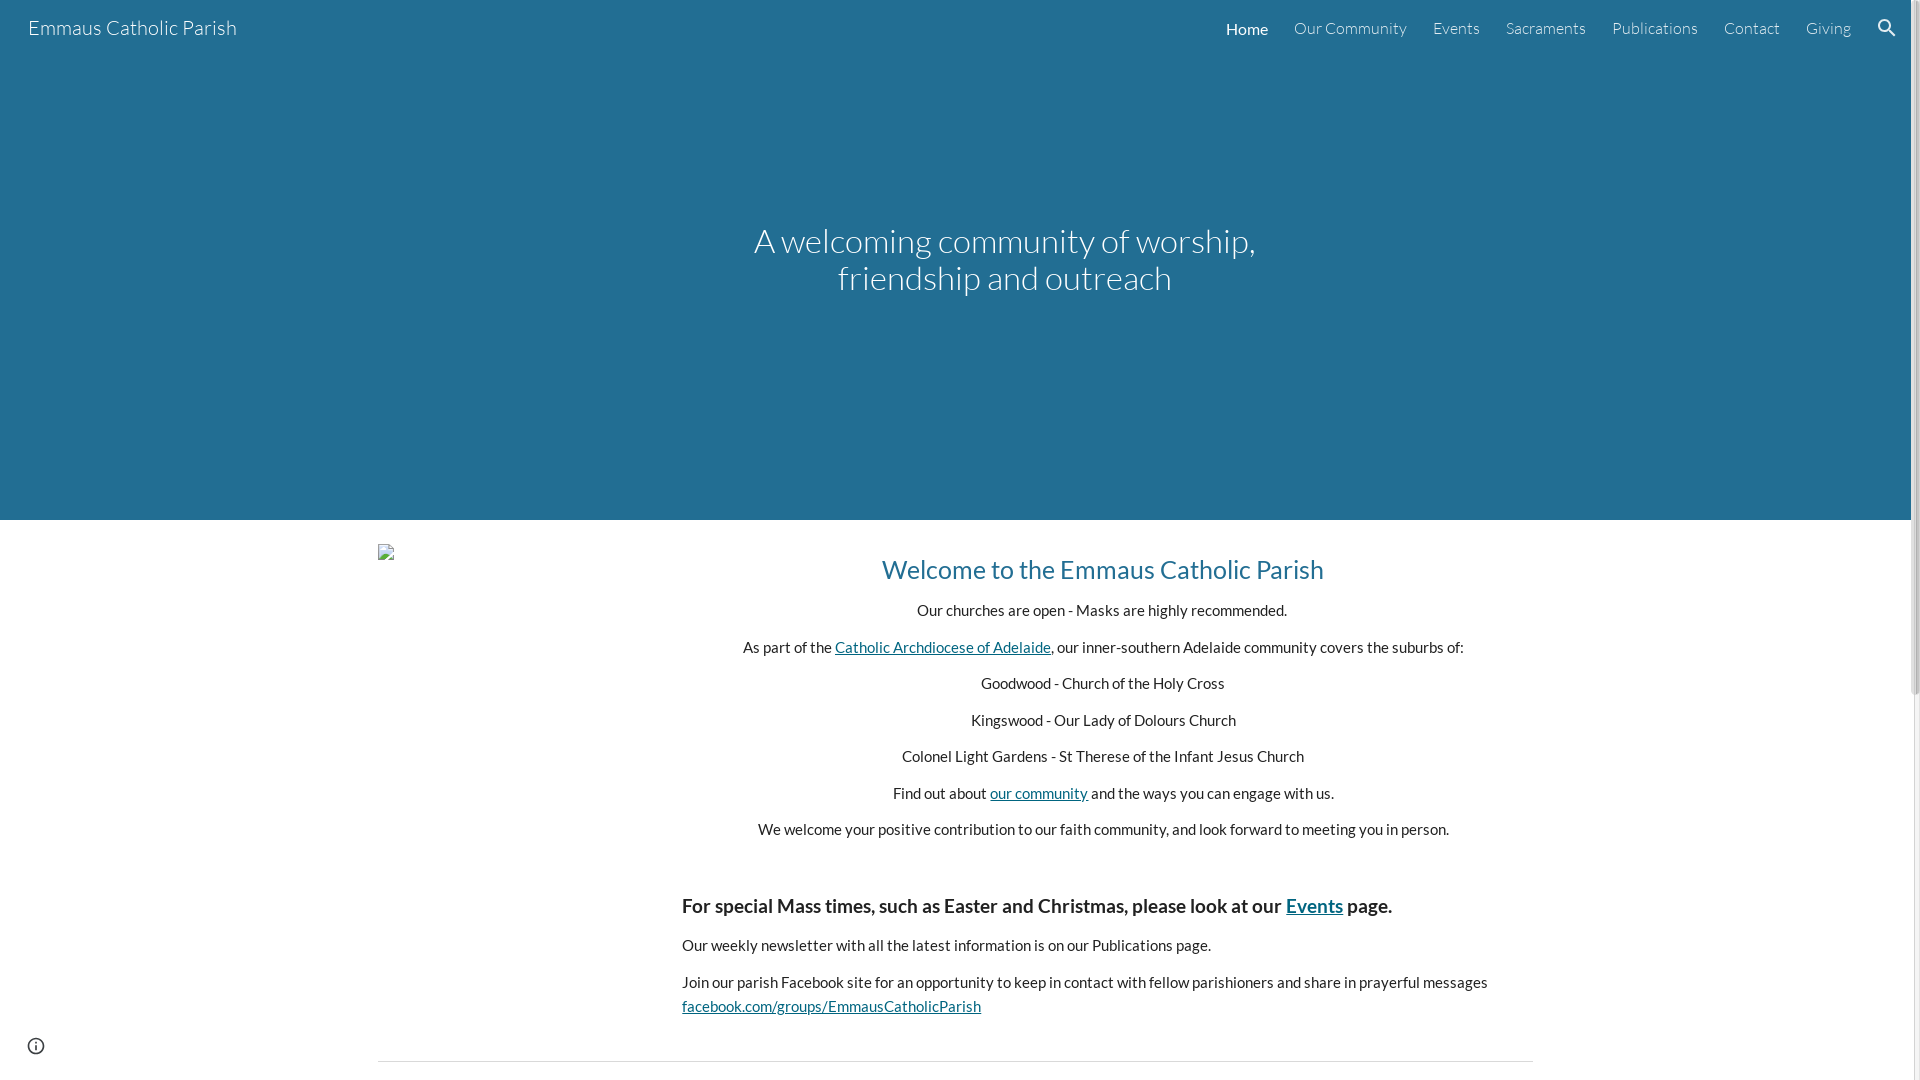 Image resolution: width=1920 pixels, height=1080 pixels. What do you see at coordinates (1722, 27) in the screenshot?
I see `'Contact'` at bounding box center [1722, 27].